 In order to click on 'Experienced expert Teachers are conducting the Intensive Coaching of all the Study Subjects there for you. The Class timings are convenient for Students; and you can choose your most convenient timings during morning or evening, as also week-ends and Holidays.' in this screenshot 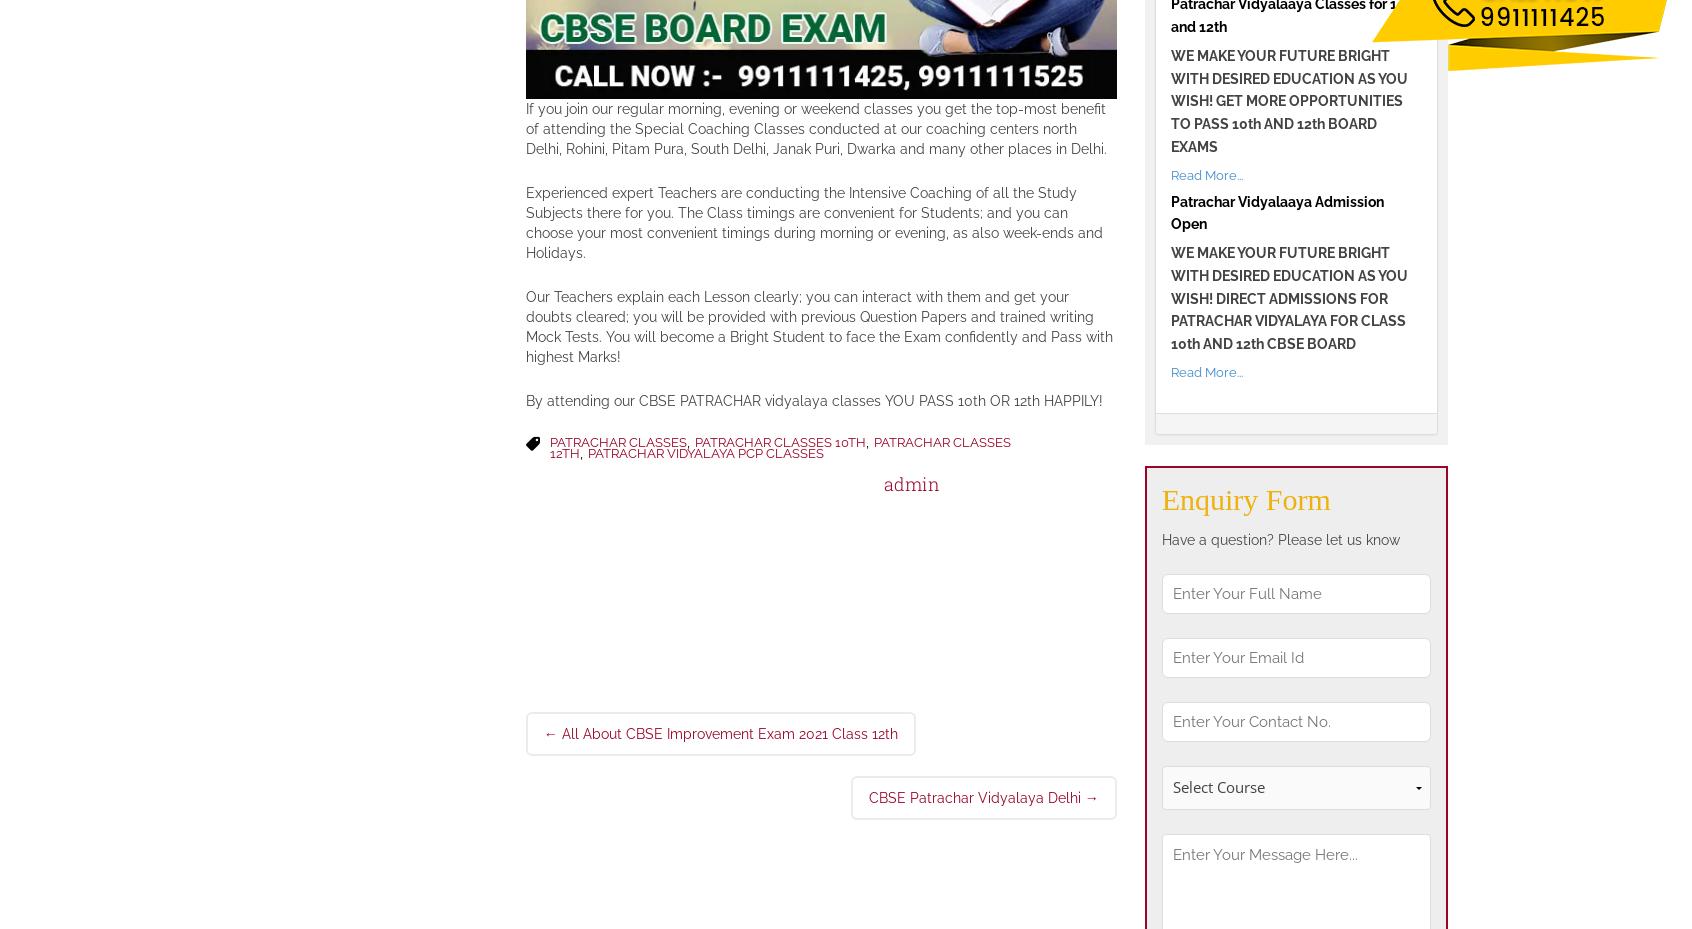, I will do `click(813, 221)`.